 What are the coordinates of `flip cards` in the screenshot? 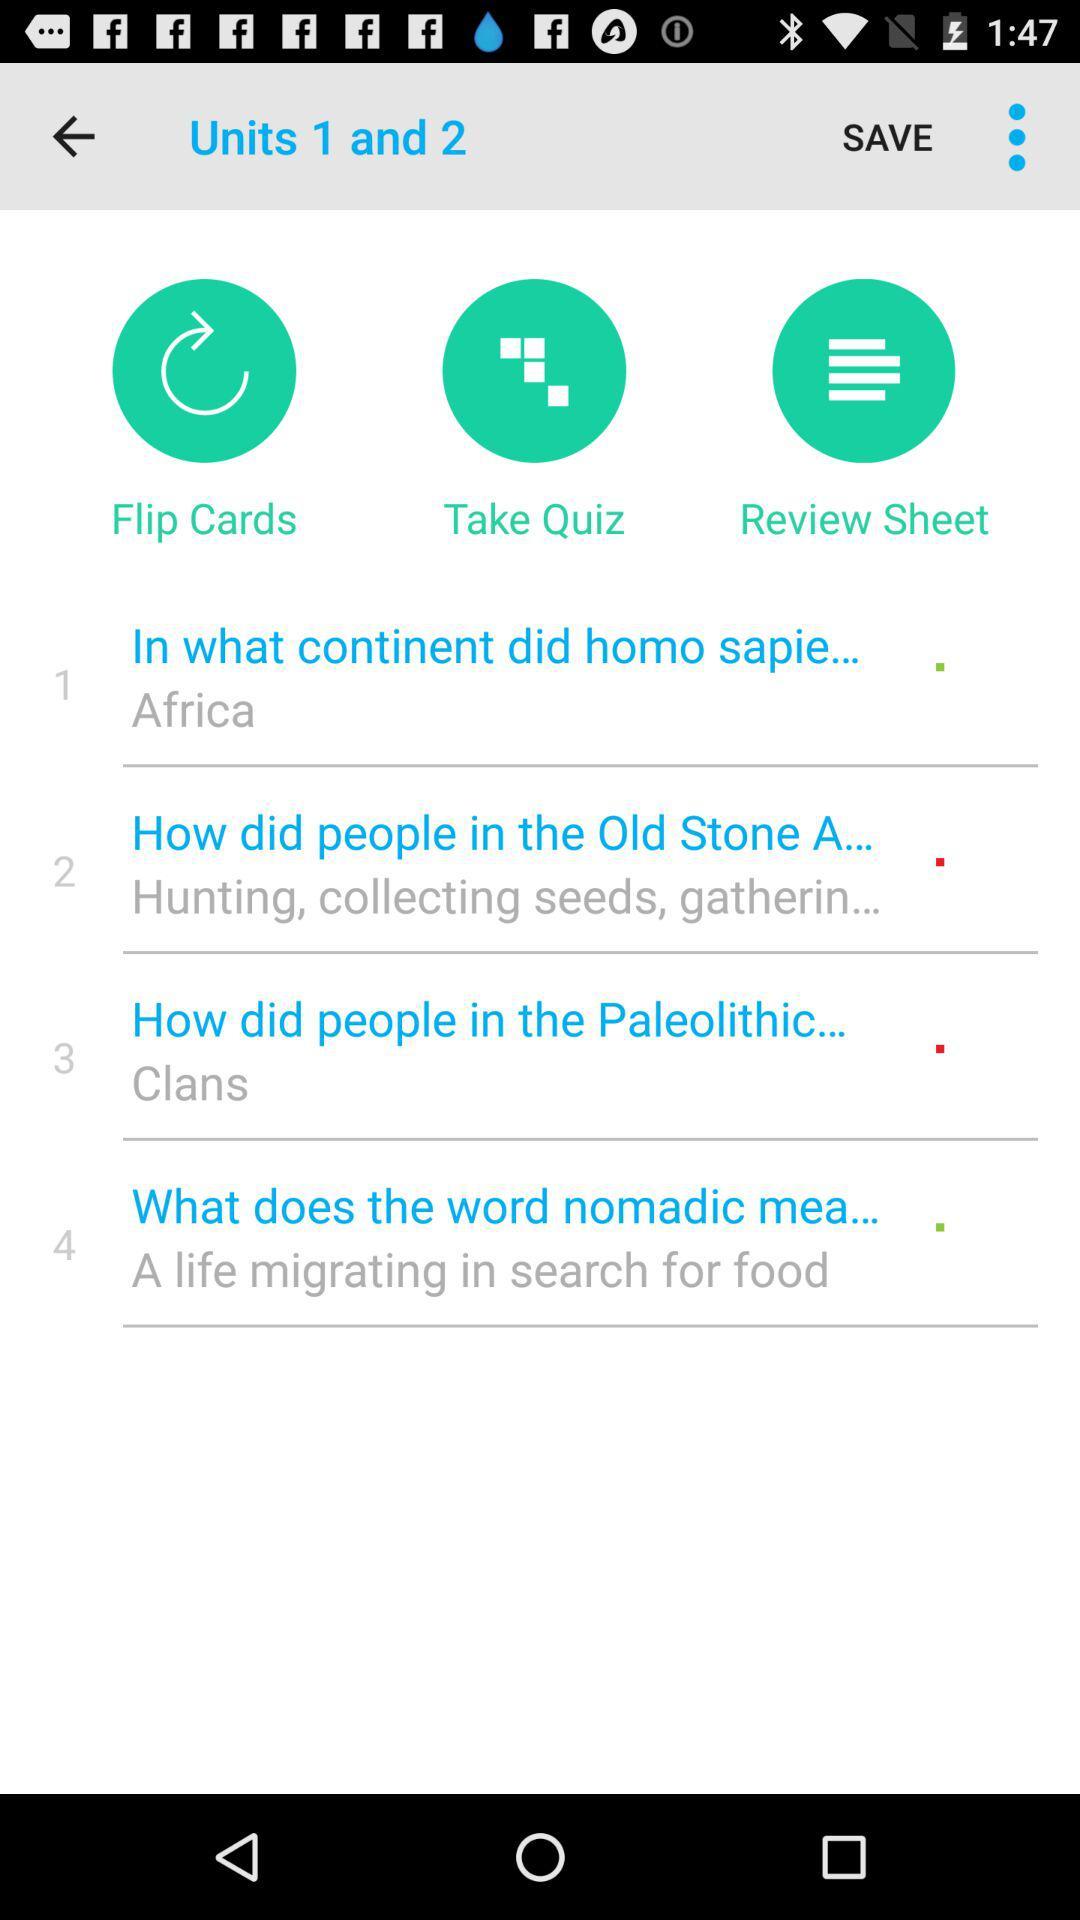 It's located at (204, 370).